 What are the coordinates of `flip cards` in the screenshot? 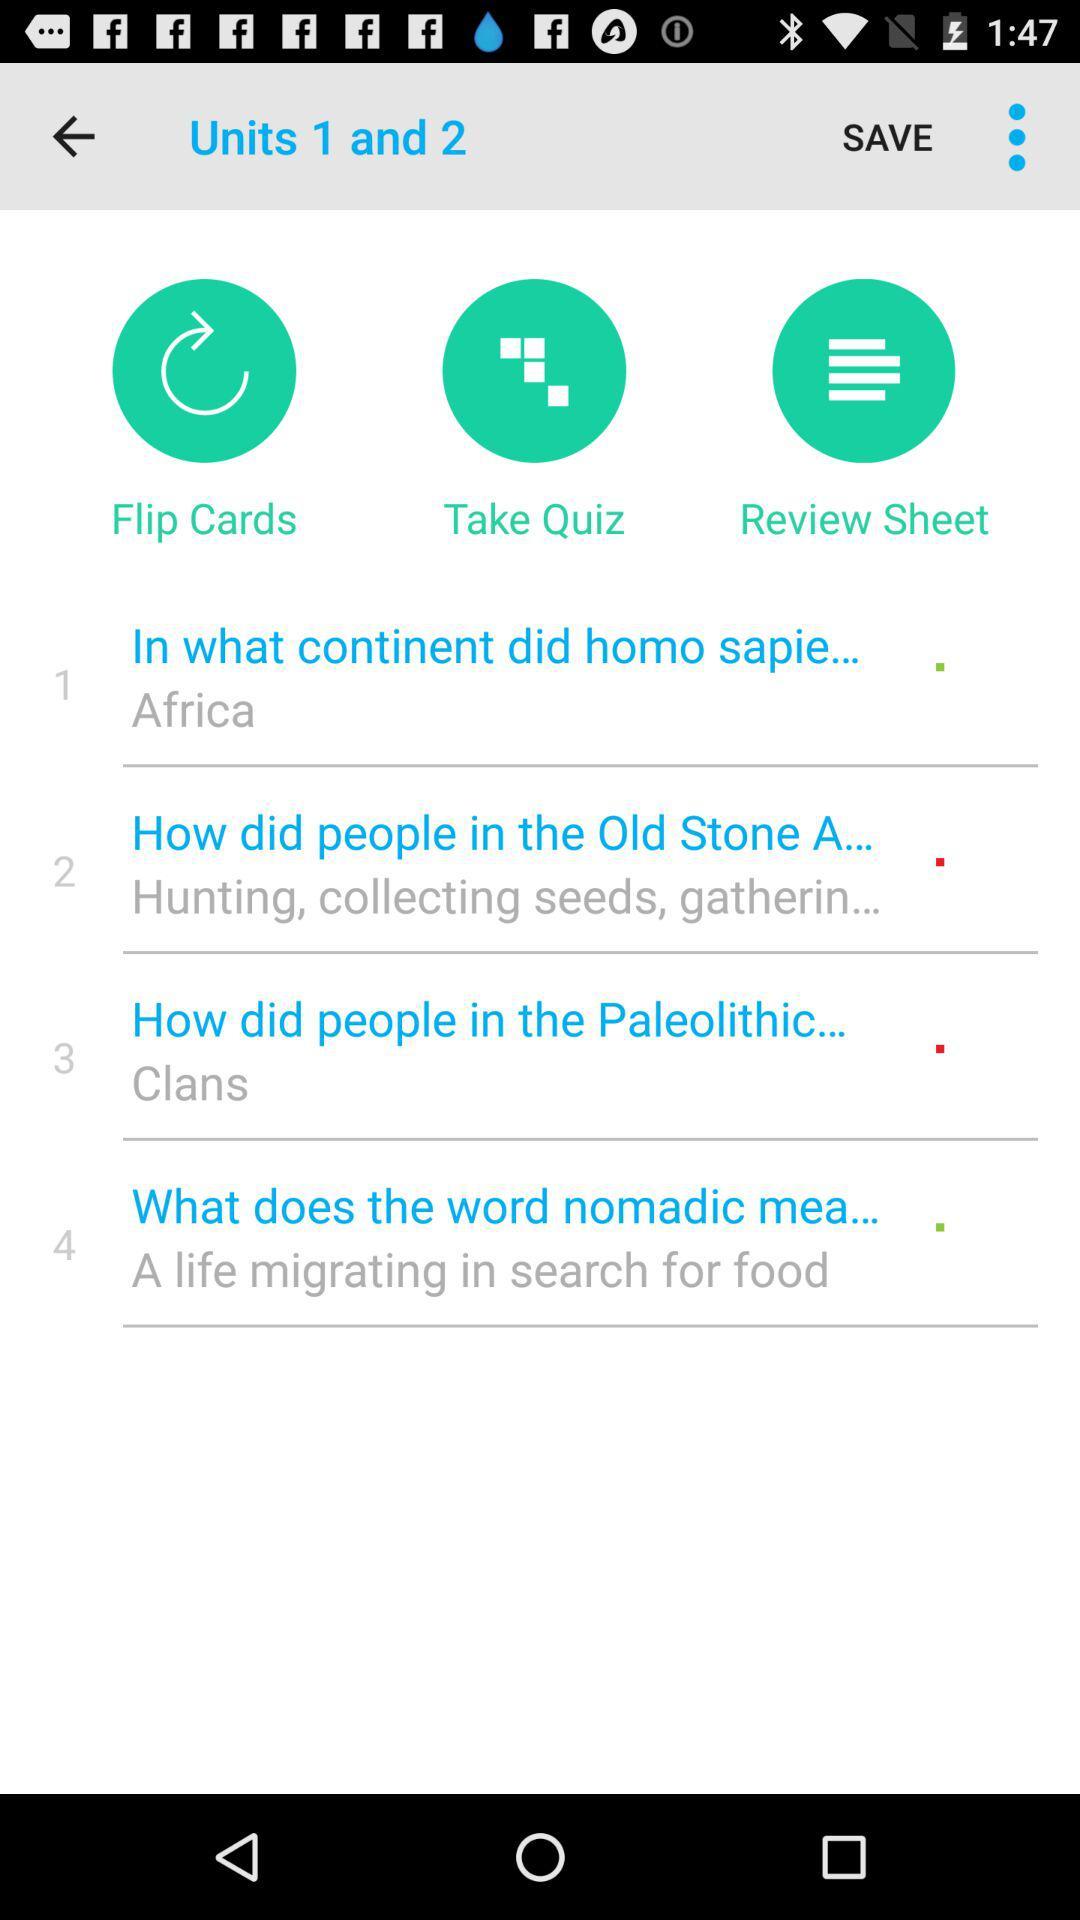 It's located at (204, 370).